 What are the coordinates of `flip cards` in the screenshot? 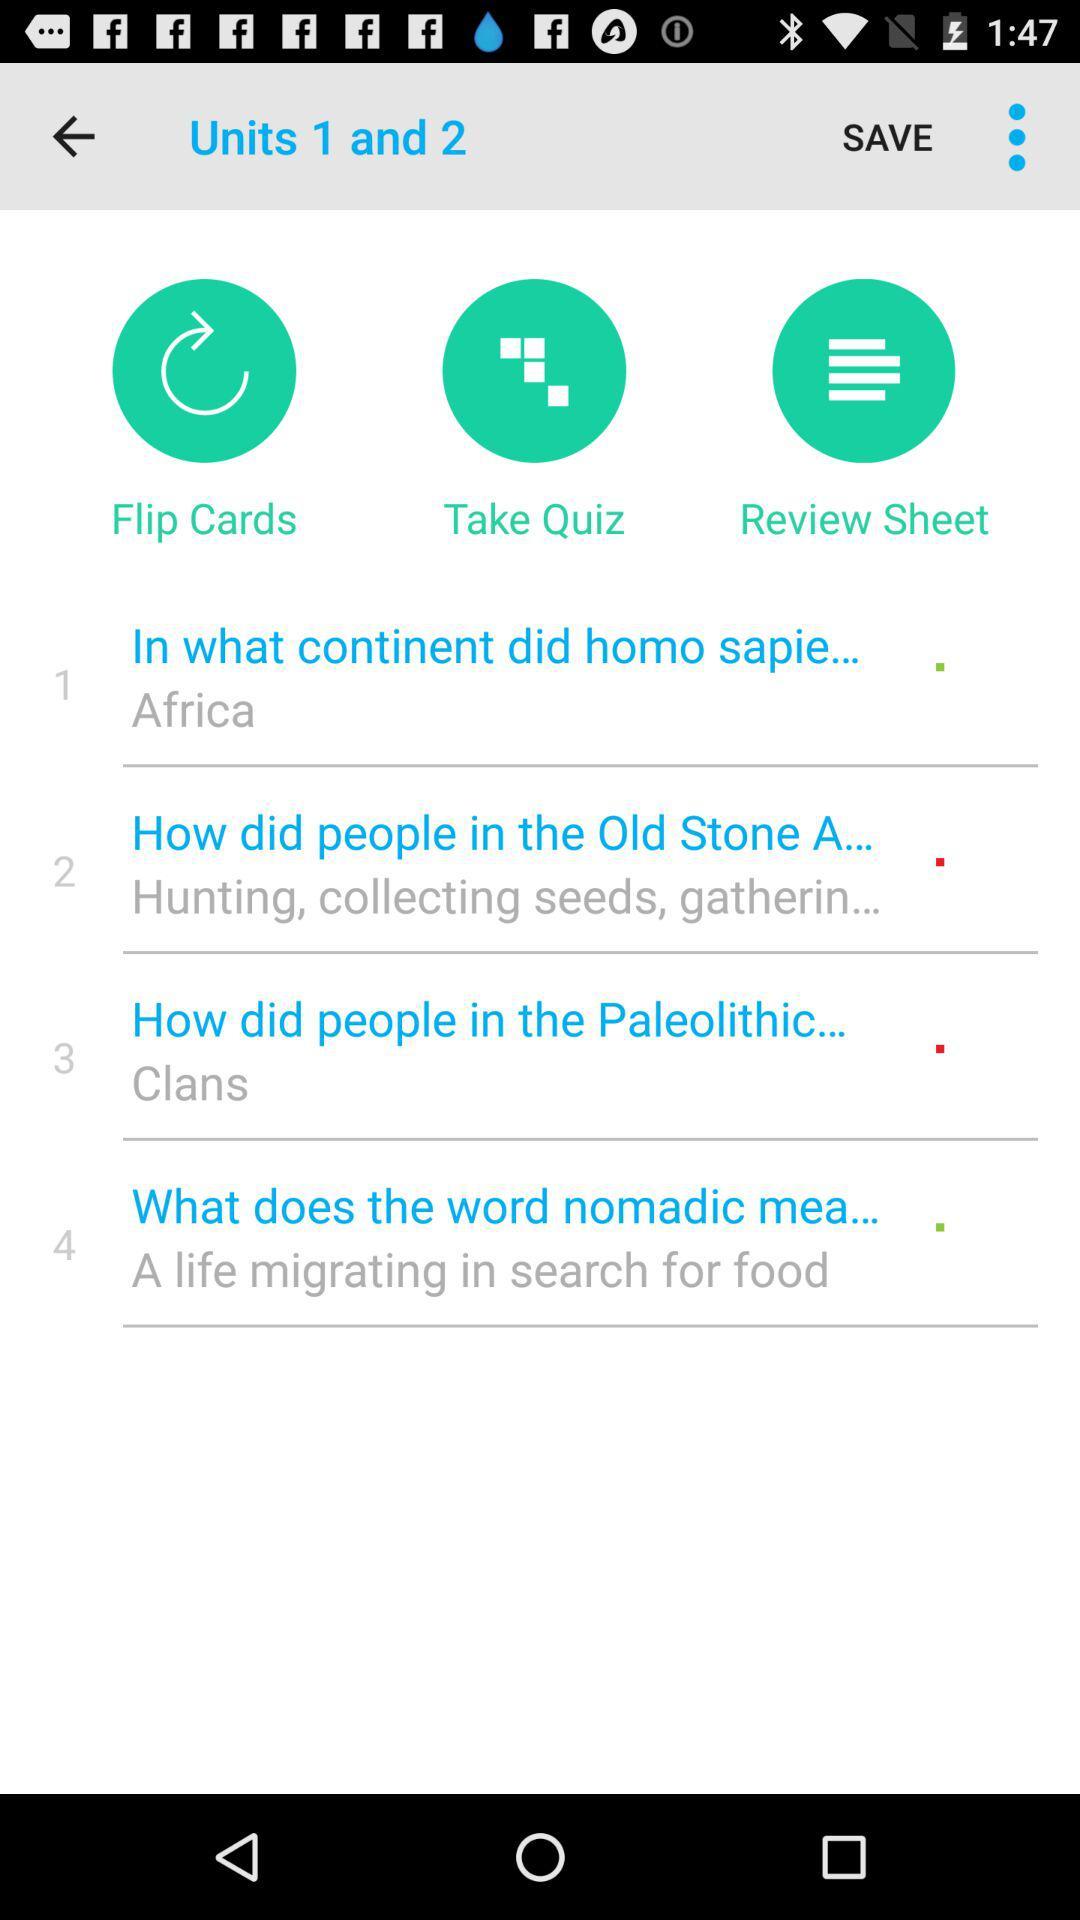 It's located at (204, 370).